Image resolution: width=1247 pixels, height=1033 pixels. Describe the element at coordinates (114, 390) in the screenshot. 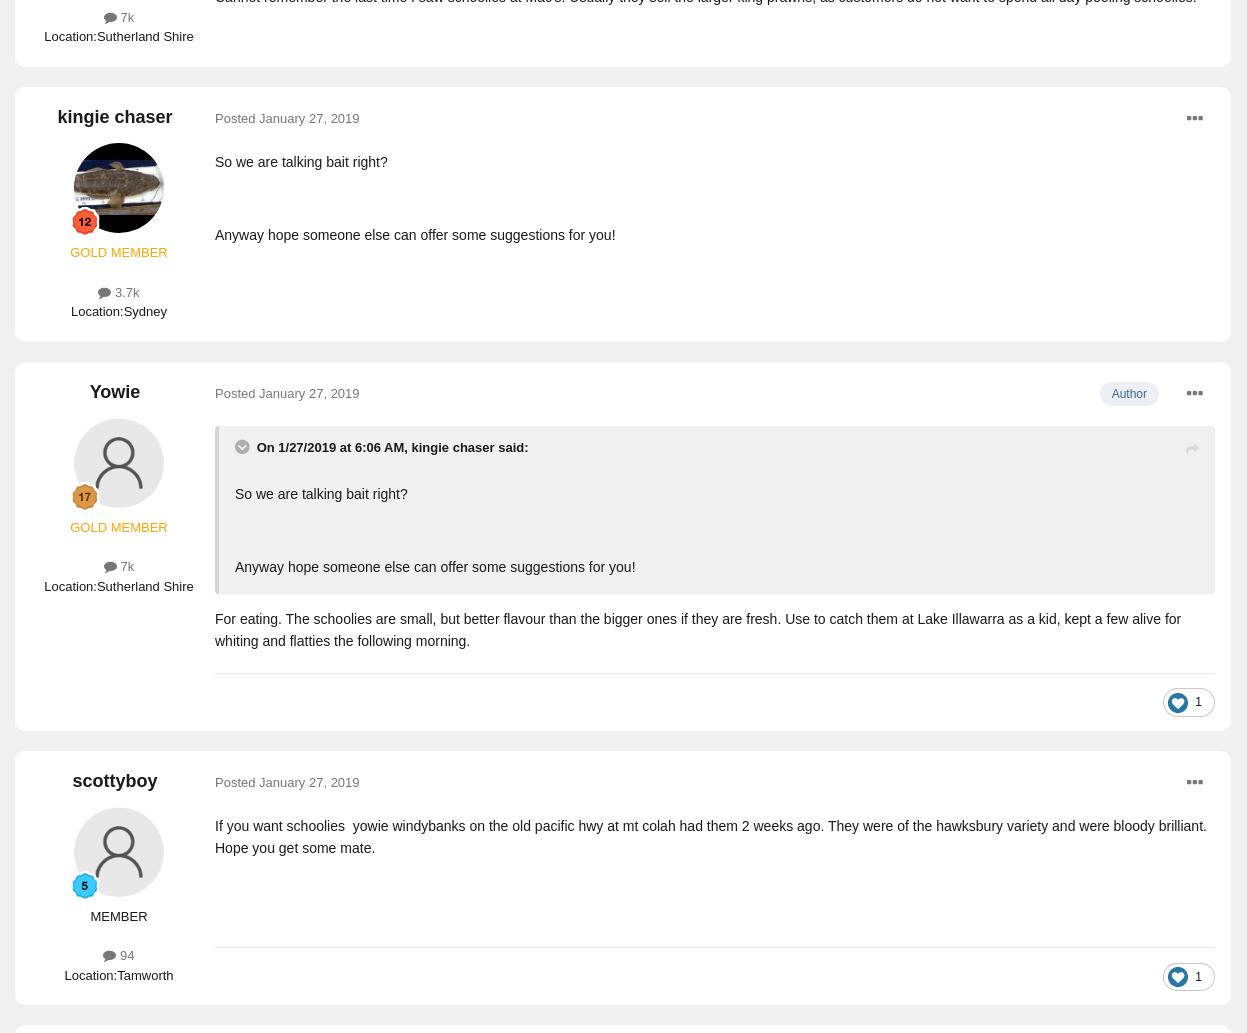

I see `'Yowie'` at that location.